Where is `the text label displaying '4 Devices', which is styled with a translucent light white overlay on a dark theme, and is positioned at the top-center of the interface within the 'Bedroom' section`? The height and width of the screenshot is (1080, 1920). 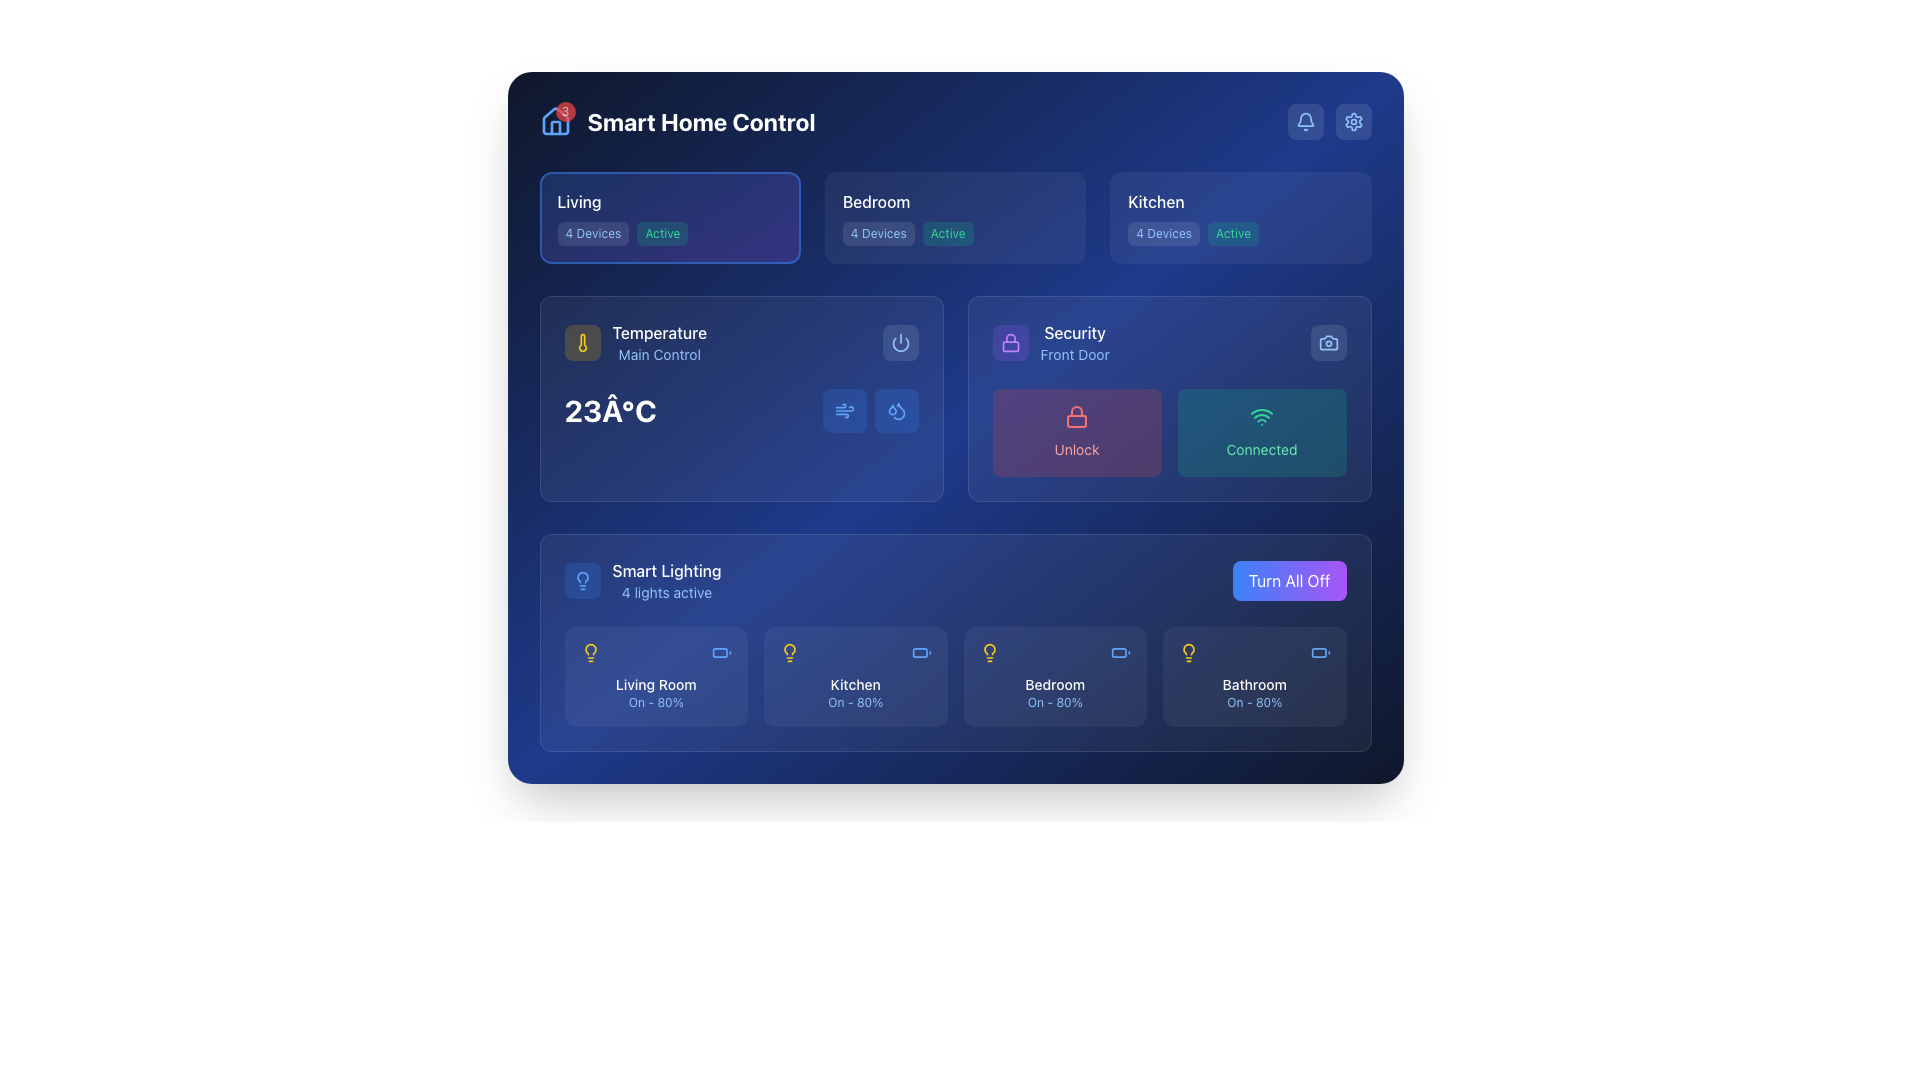
the text label displaying '4 Devices', which is styled with a translucent light white overlay on a dark theme, and is positioned at the top-center of the interface within the 'Bedroom' section is located at coordinates (878, 233).